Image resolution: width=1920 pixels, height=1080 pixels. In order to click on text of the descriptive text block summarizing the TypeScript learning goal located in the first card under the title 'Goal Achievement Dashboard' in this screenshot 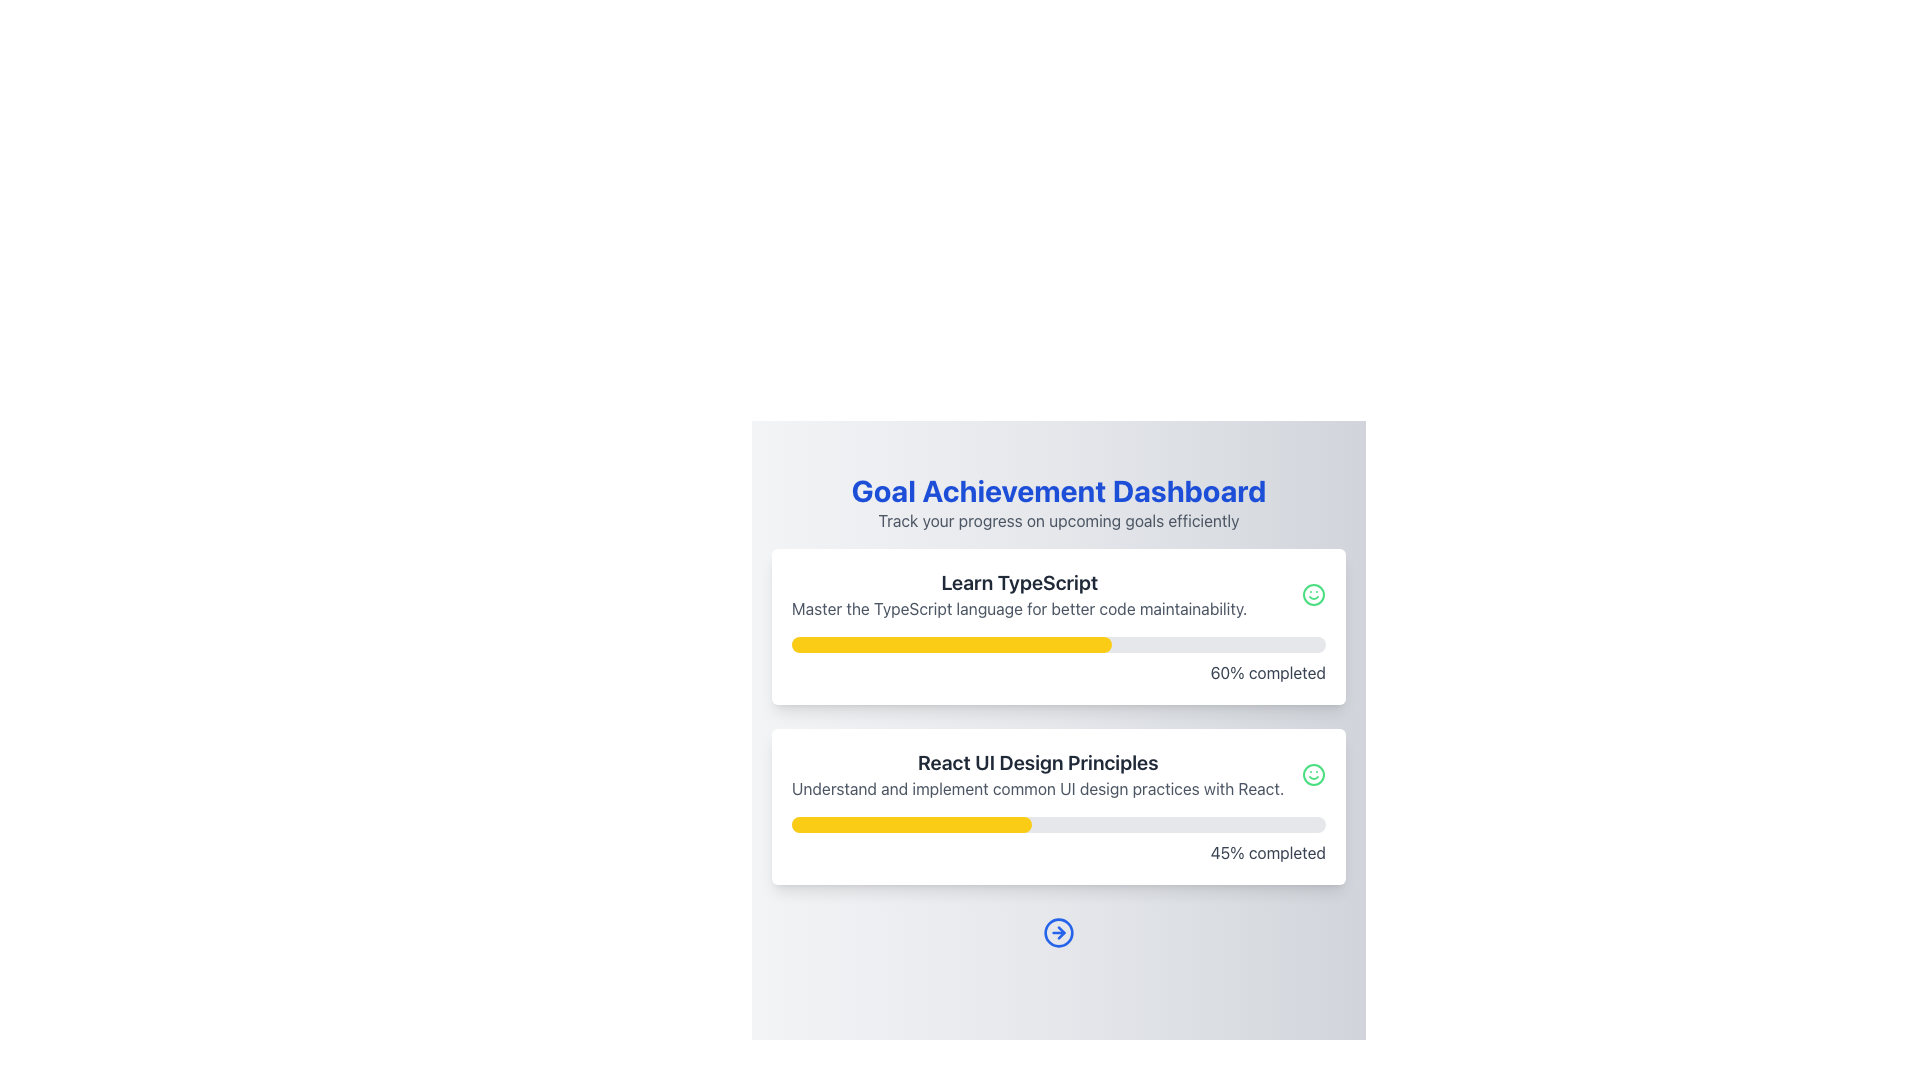, I will do `click(1058, 593)`.